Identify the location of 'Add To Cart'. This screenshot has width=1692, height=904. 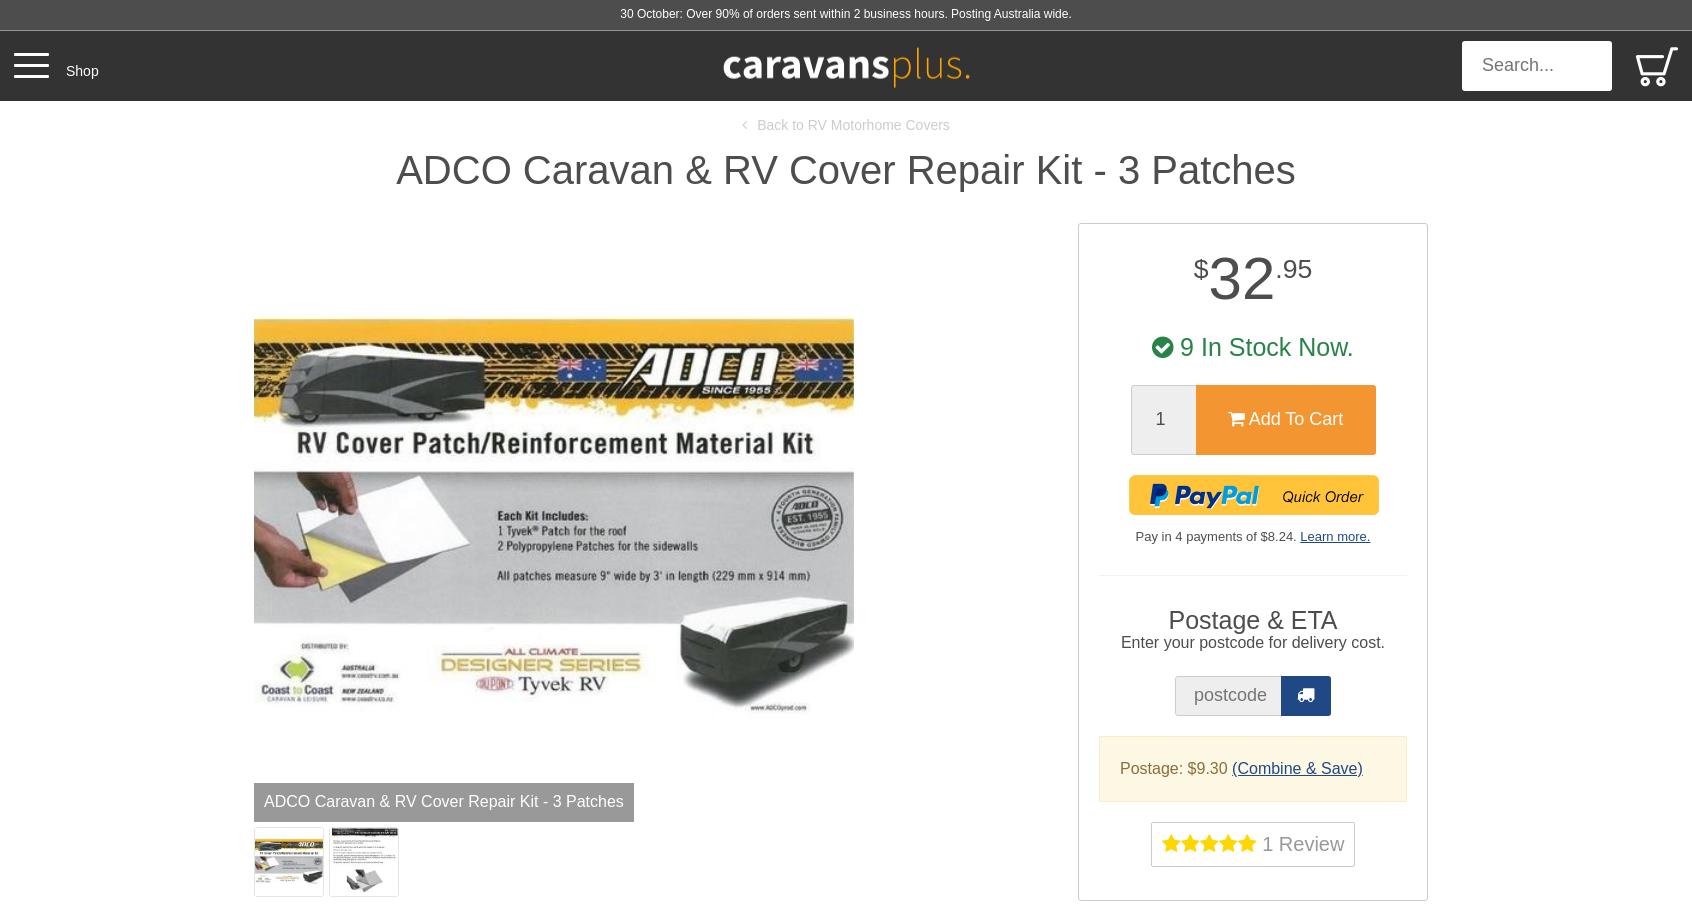
(1243, 419).